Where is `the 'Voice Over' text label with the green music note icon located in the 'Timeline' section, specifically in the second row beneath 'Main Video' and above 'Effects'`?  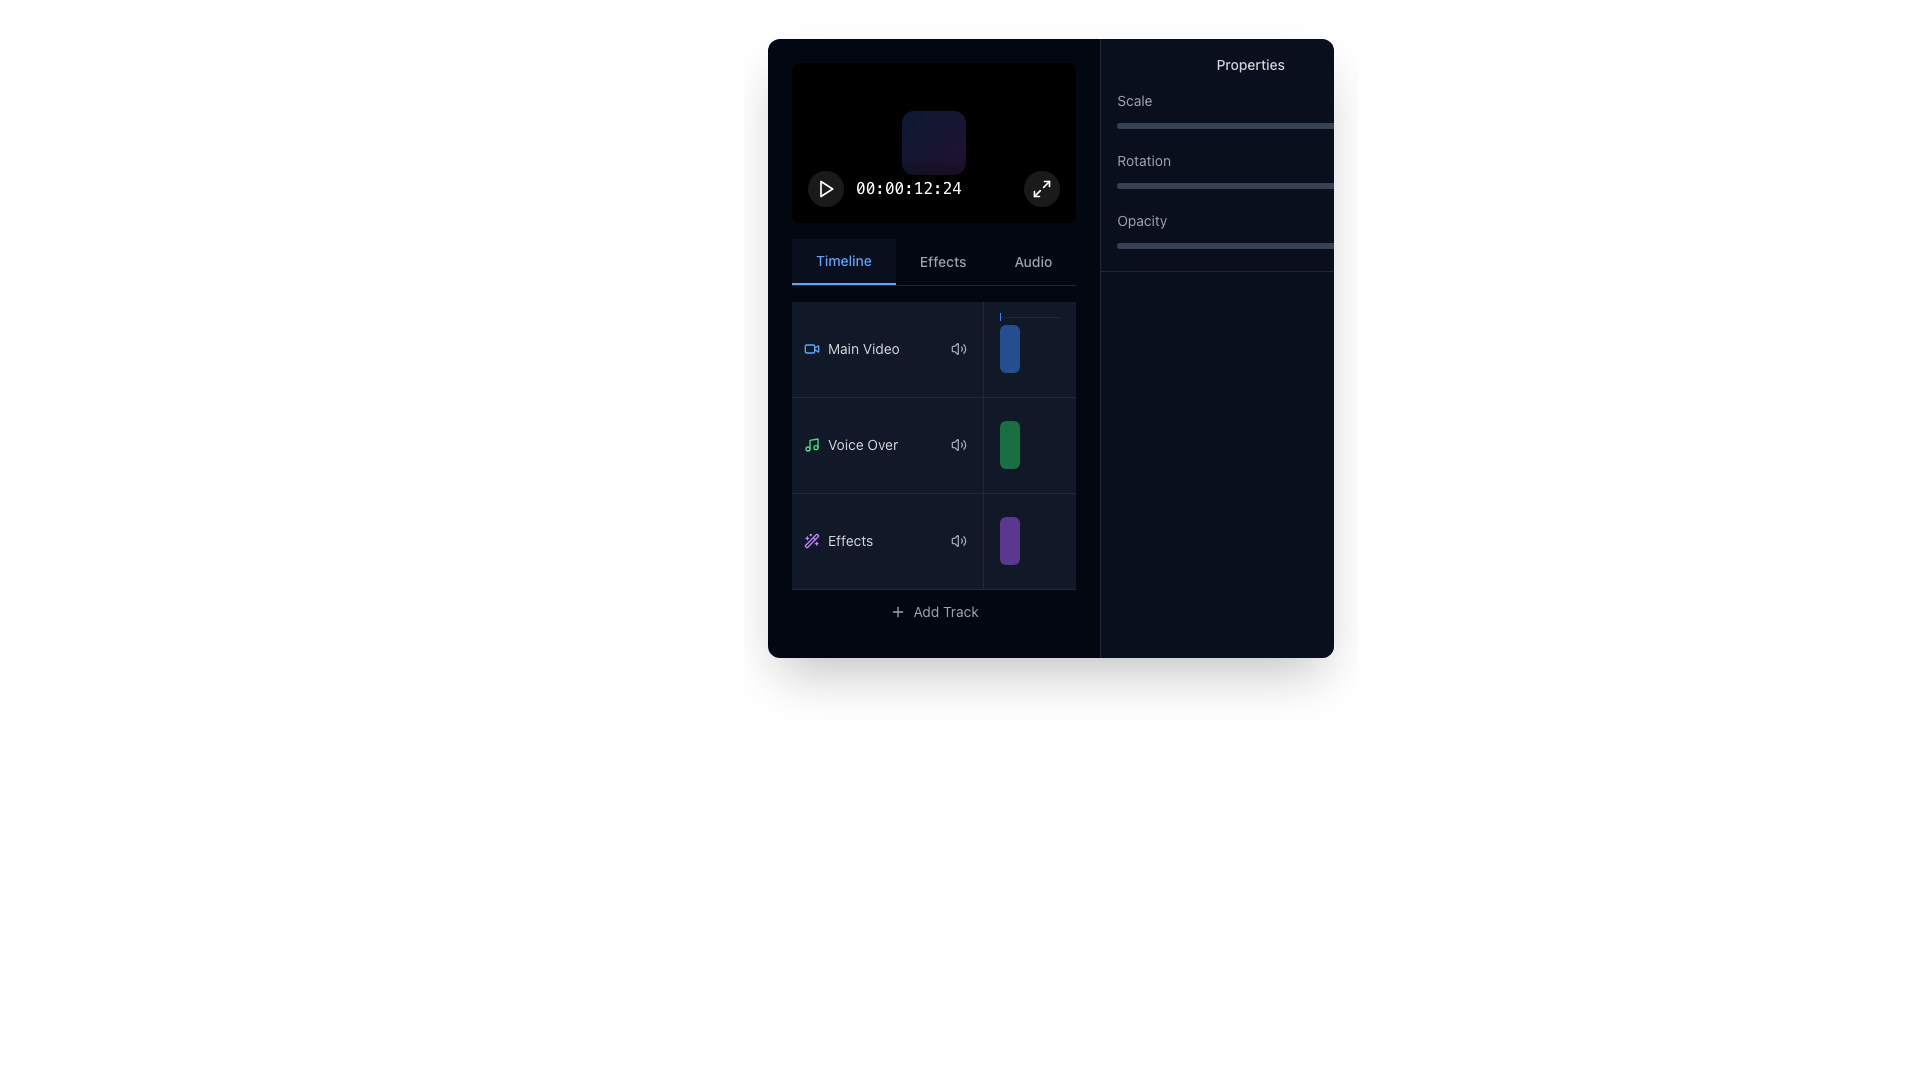 the 'Voice Over' text label with the green music note icon located in the 'Timeline' section, specifically in the second row beneath 'Main Video' and above 'Effects' is located at coordinates (887, 443).